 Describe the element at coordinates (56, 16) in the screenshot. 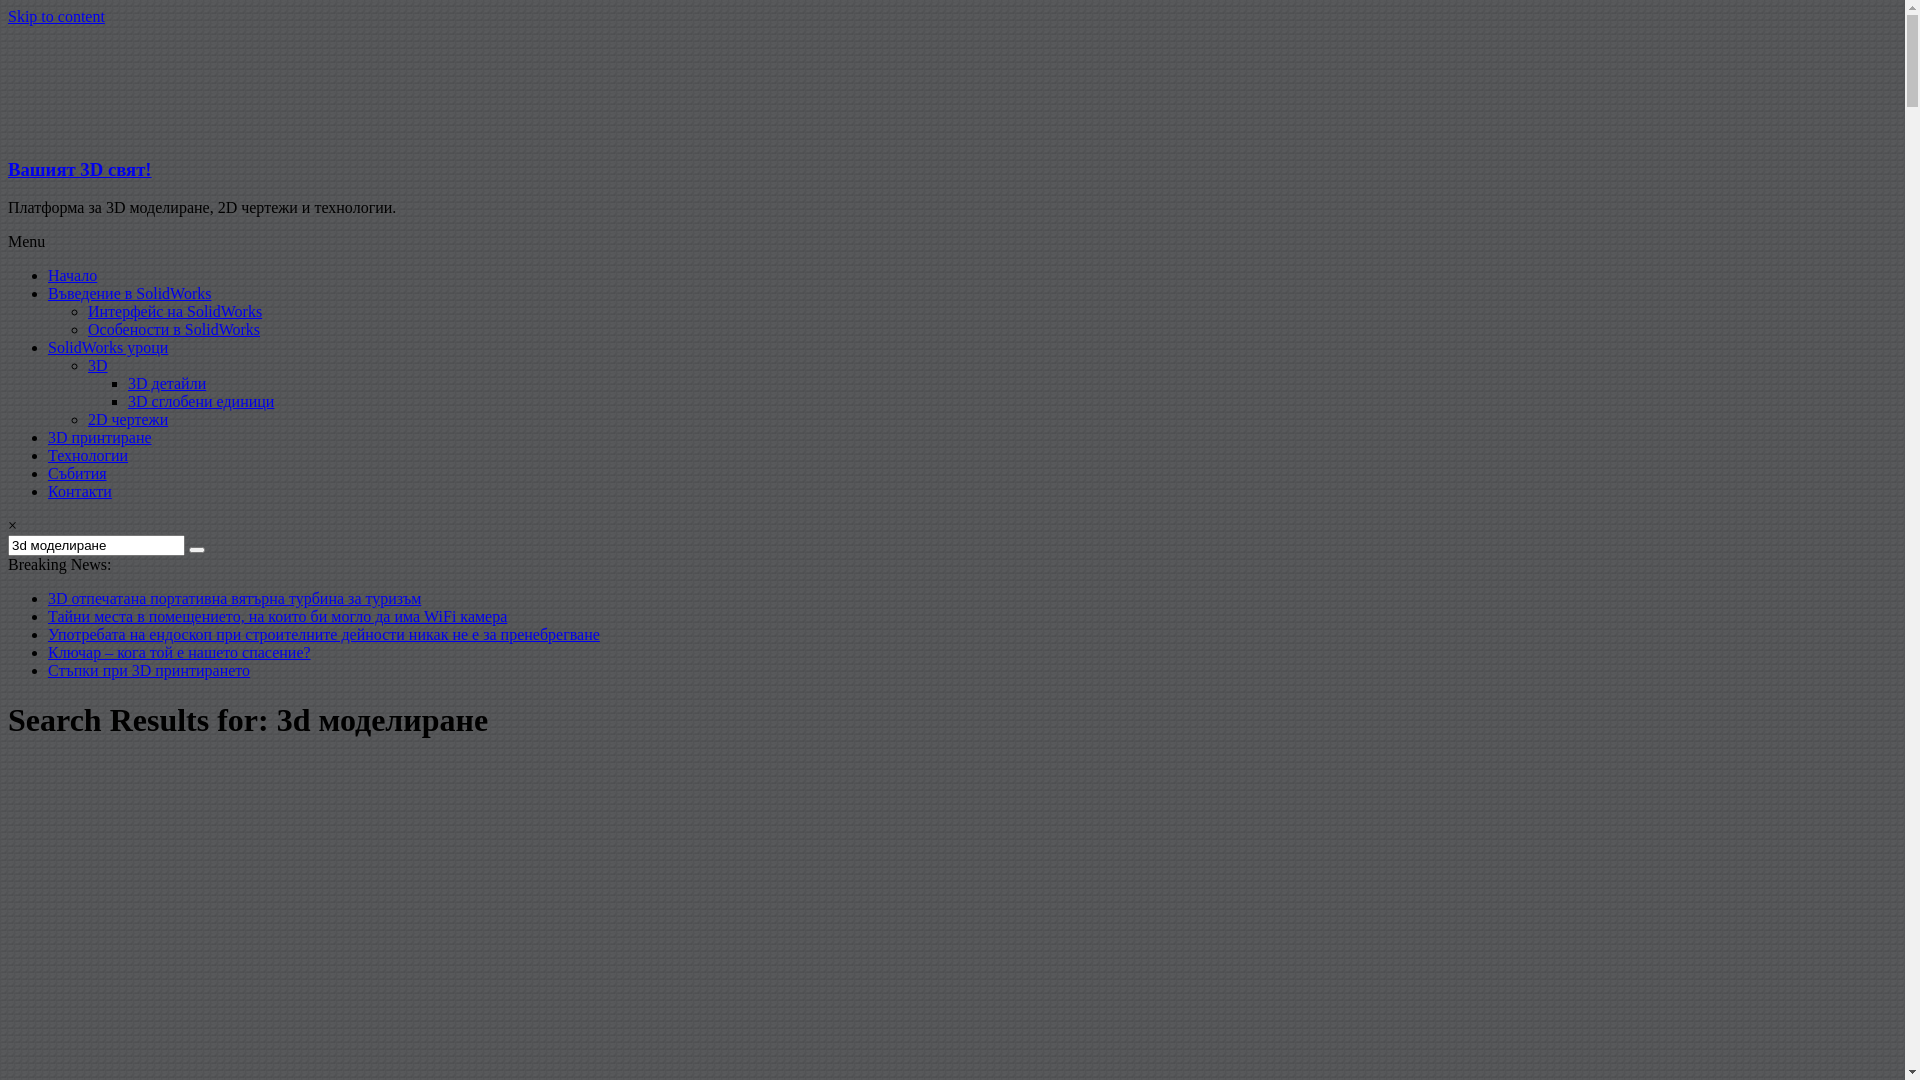

I see `'Skip to content'` at that location.